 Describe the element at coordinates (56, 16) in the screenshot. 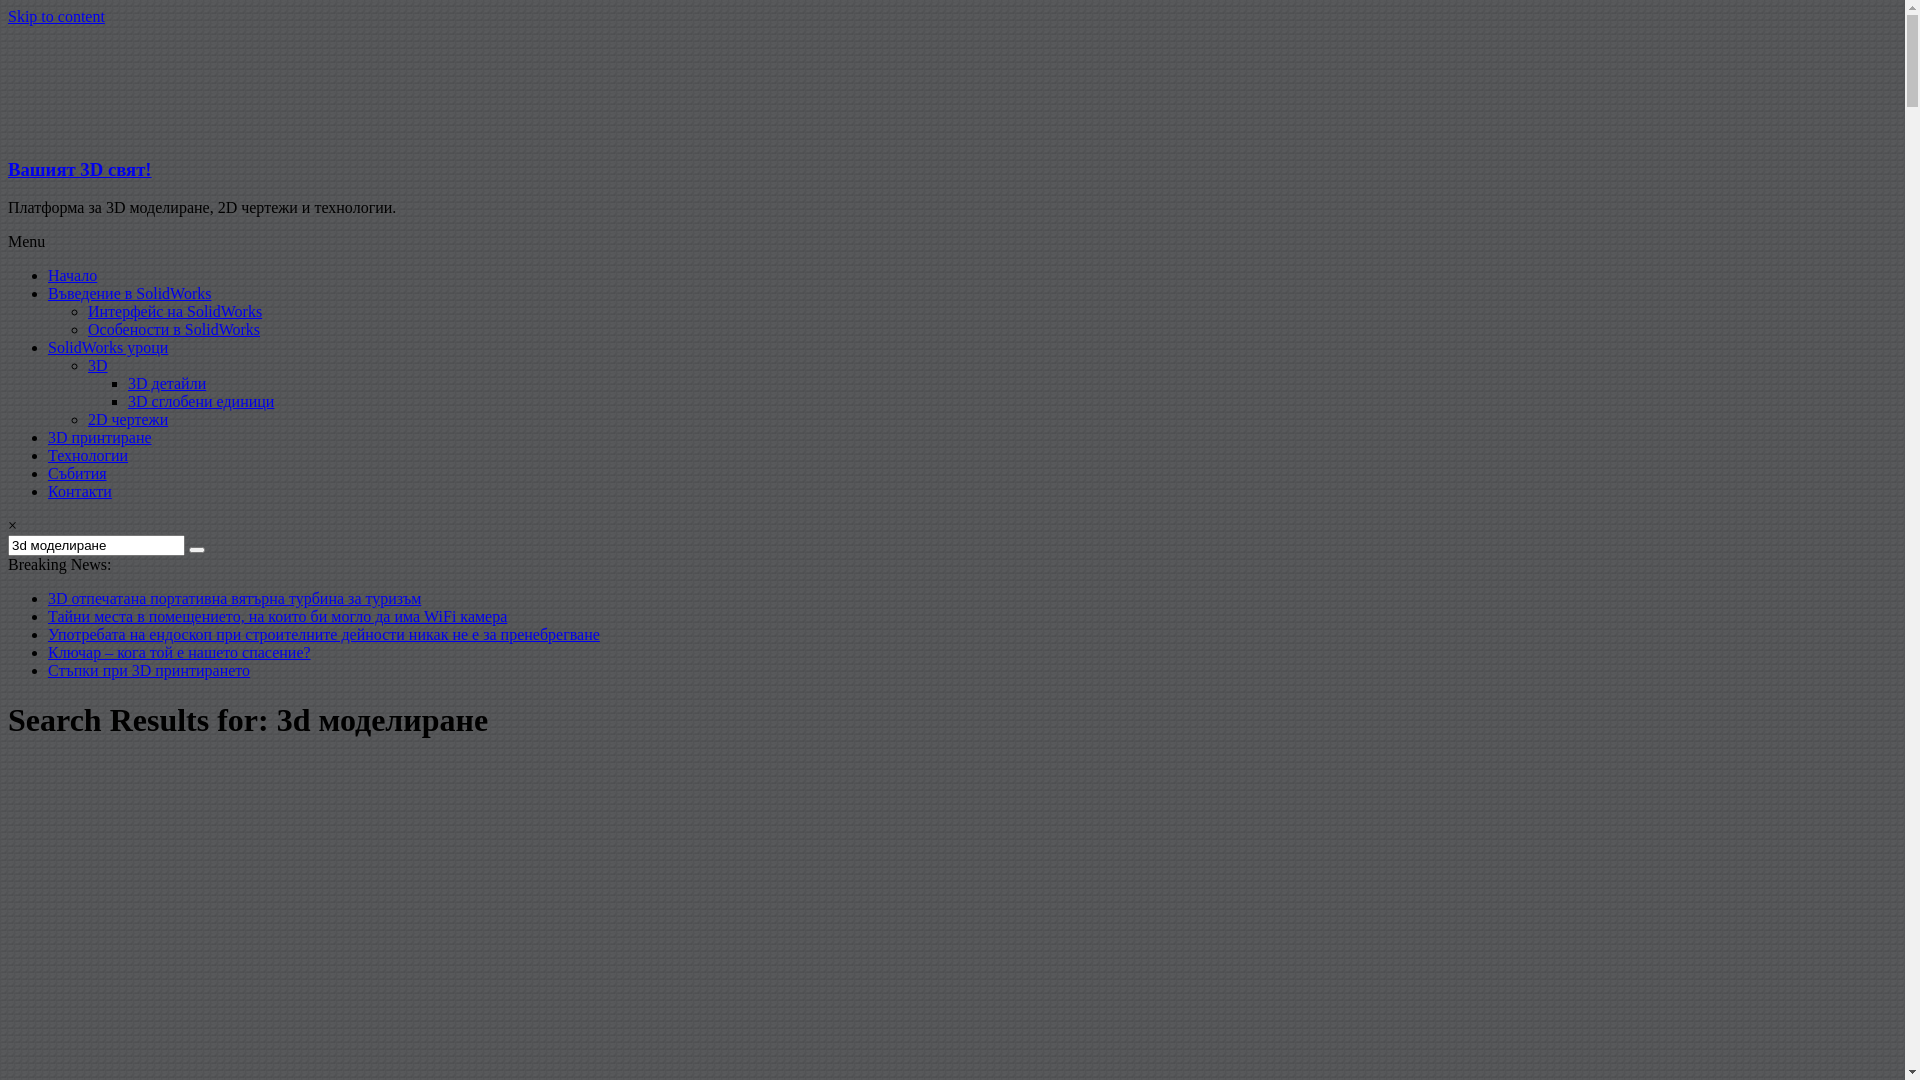

I see `'Skip to content'` at that location.